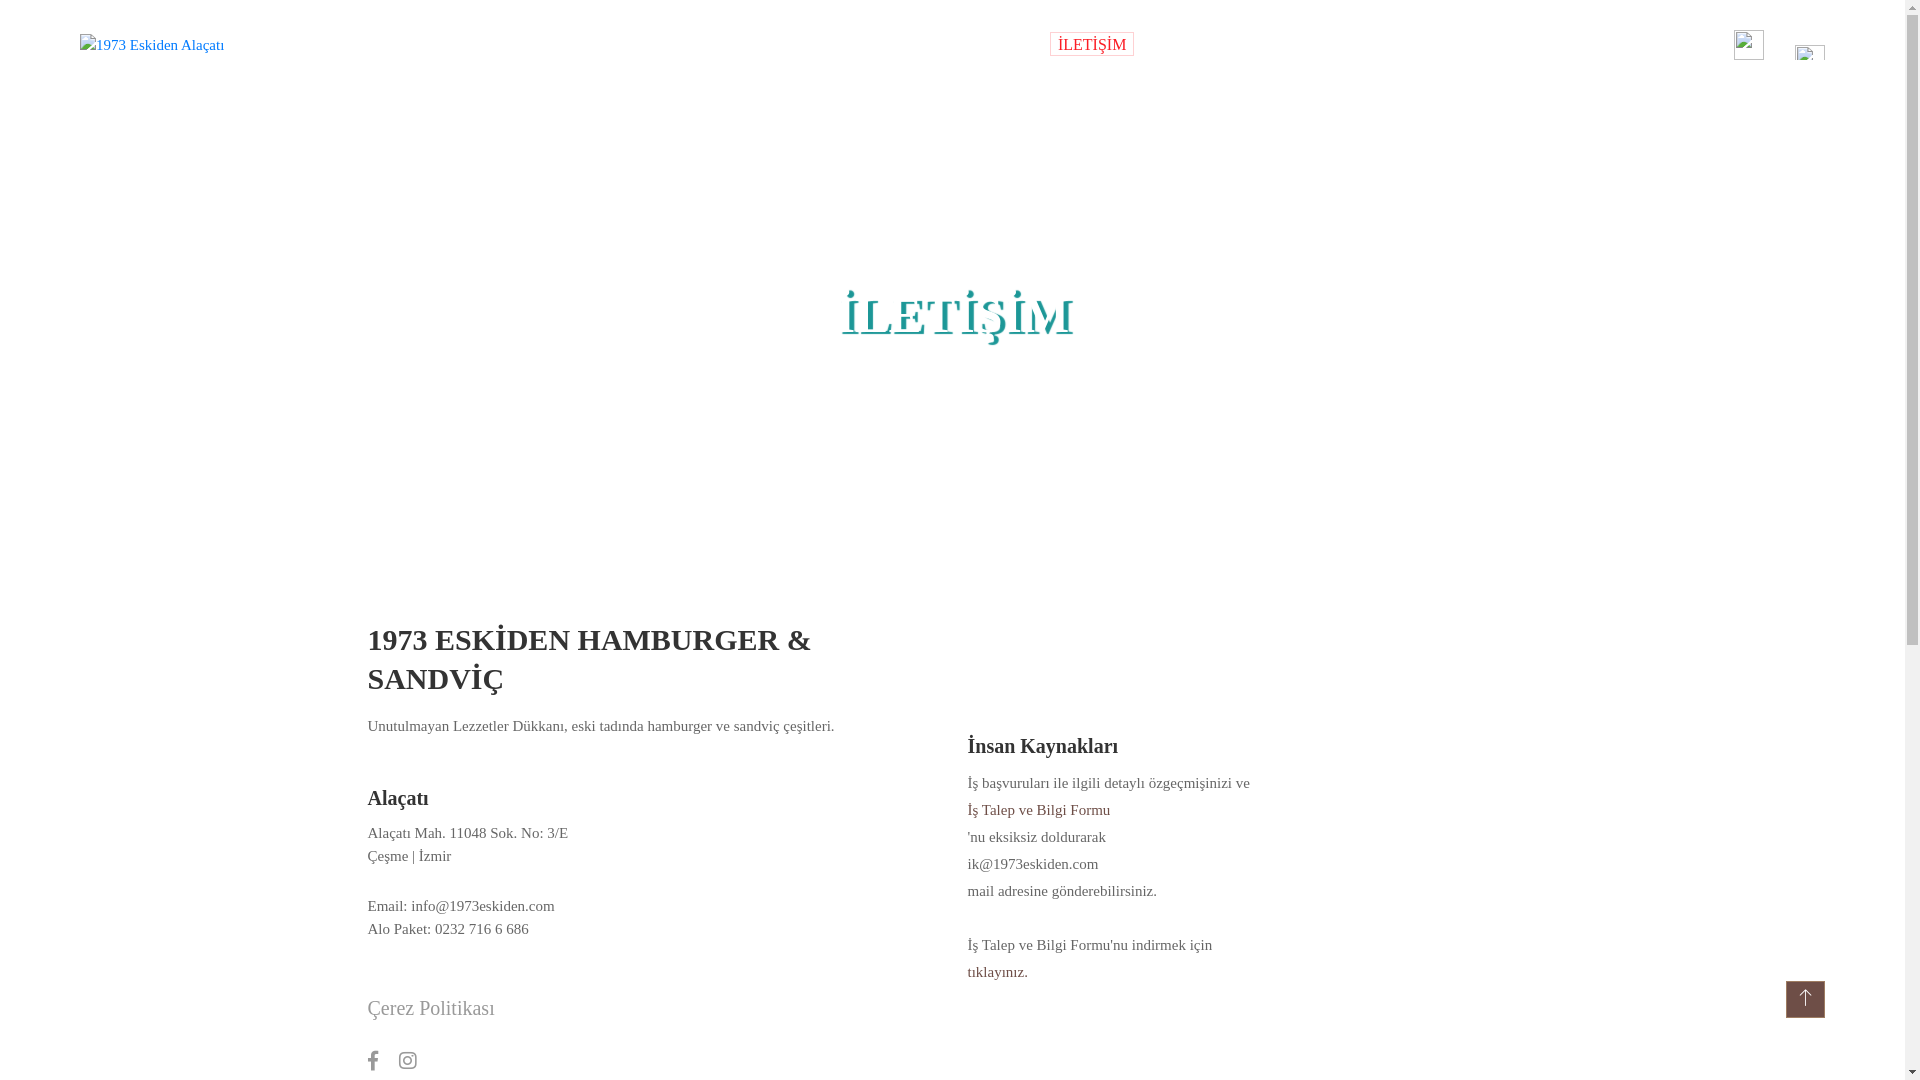  Describe the element at coordinates (503, 929) in the screenshot. I see `'Alo Paket: 0232 716 6 686'` at that location.